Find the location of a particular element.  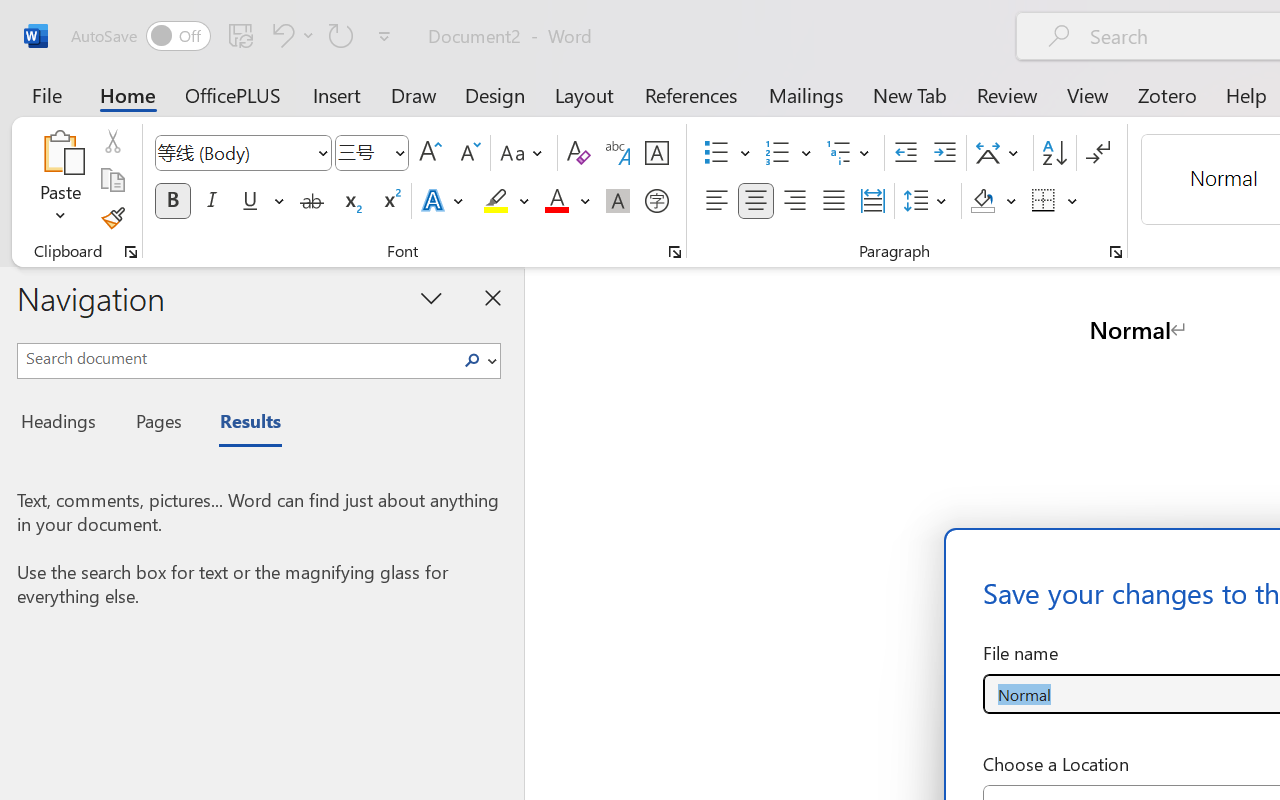

'Distributed' is located at coordinates (872, 201).